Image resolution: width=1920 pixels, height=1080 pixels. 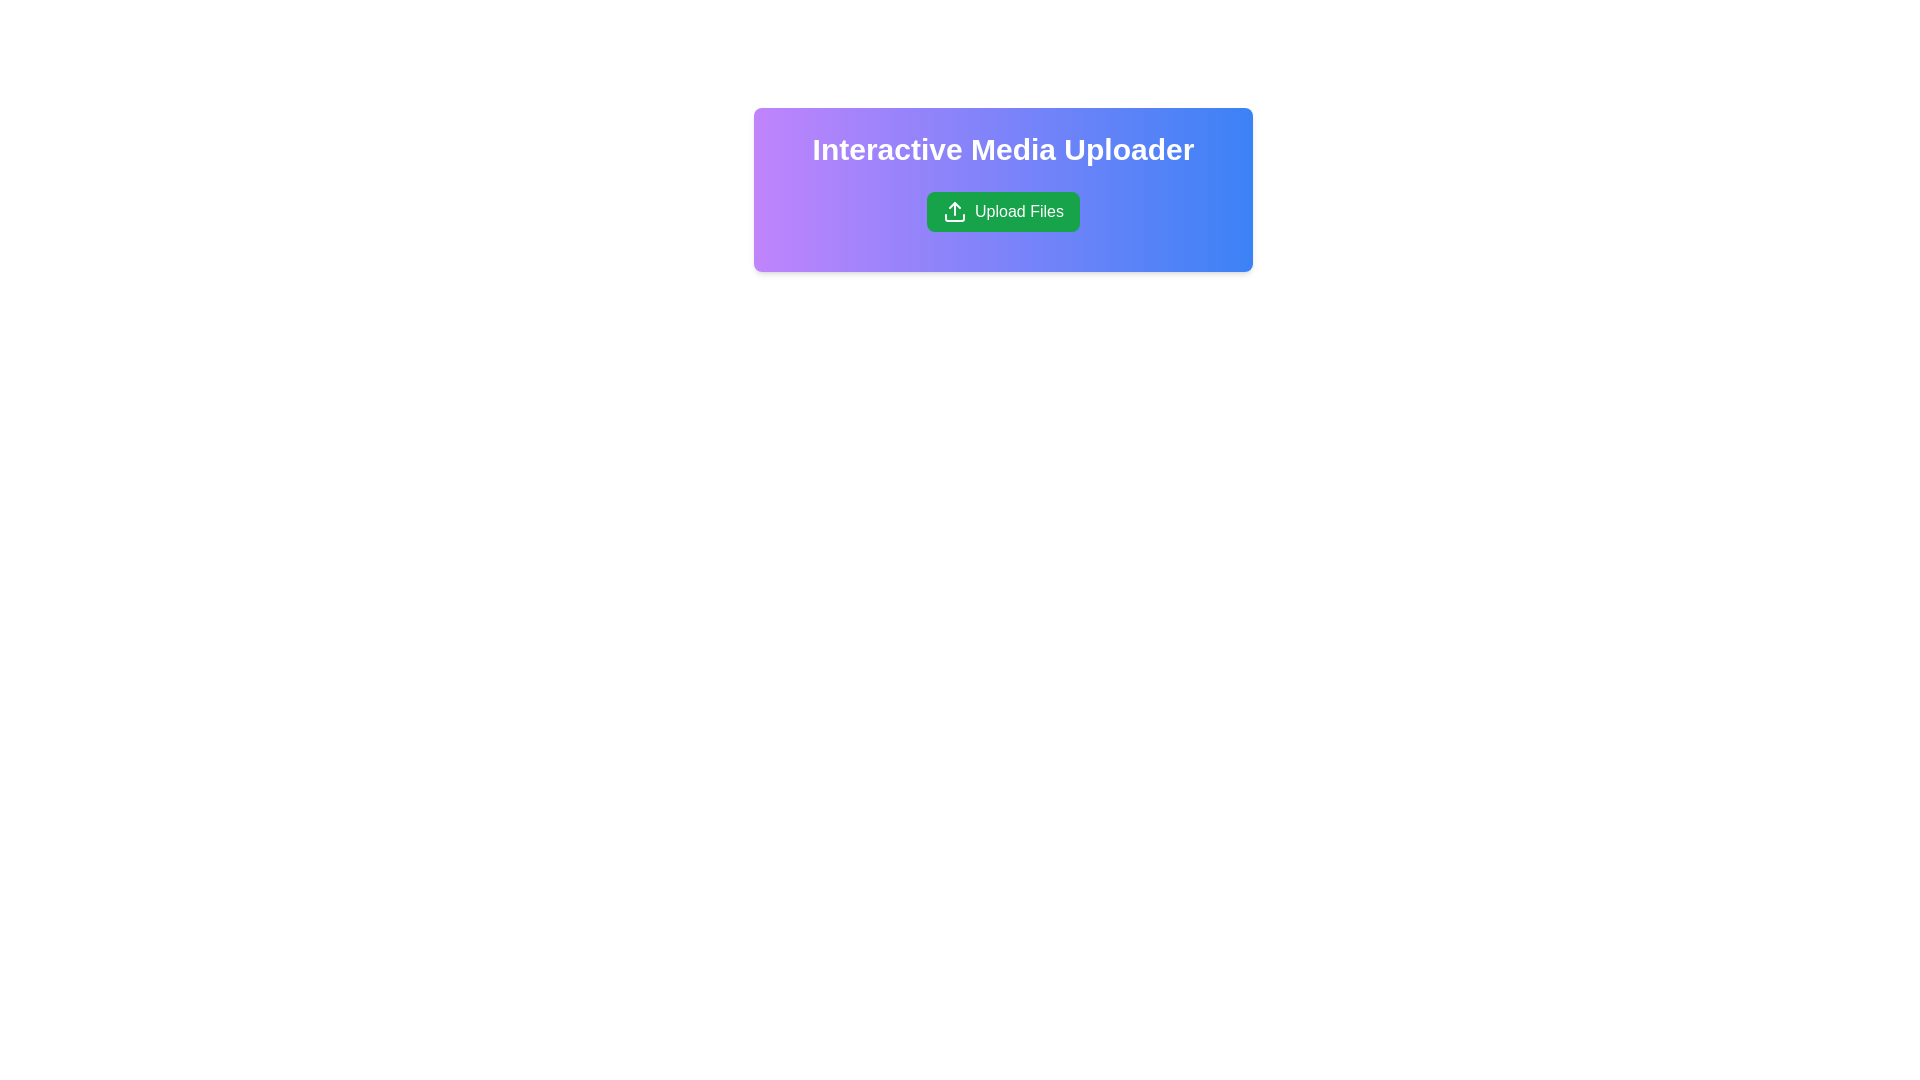 I want to click on the green rectangular button labeled 'Upload Files' with an upward-facing arrow icon, so click(x=1003, y=212).